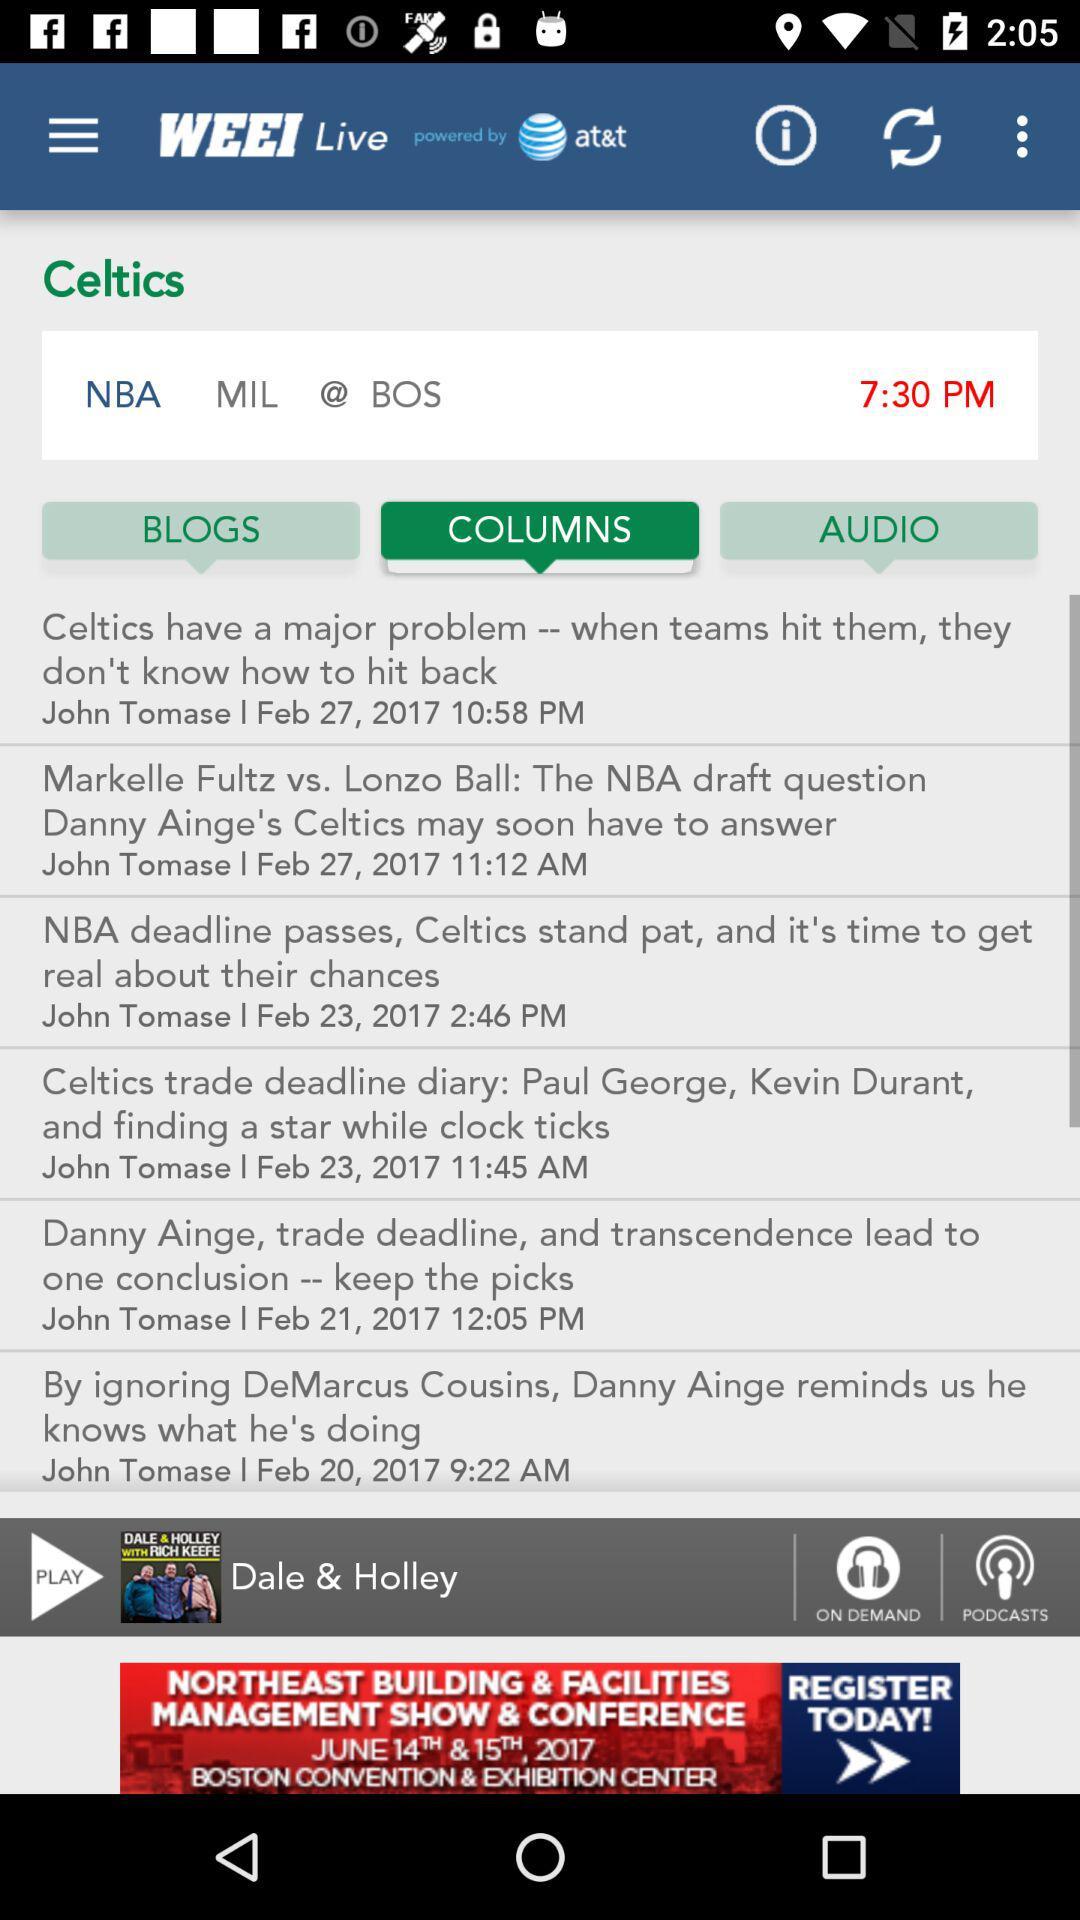 The width and height of the screenshot is (1080, 1920). Describe the element at coordinates (54, 1576) in the screenshot. I see `the play icon` at that location.